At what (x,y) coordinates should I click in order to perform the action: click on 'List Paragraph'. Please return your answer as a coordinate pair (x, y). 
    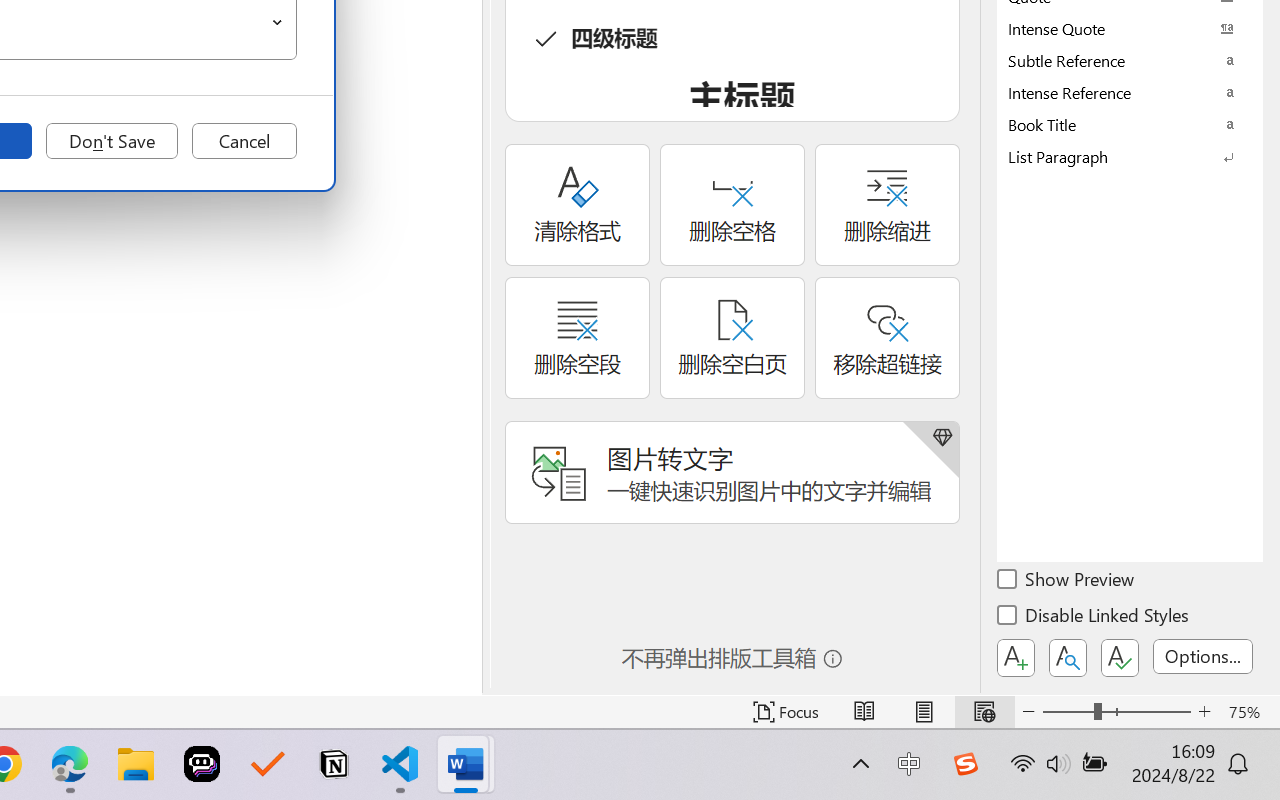
    Looking at the image, I should click on (1130, 156).